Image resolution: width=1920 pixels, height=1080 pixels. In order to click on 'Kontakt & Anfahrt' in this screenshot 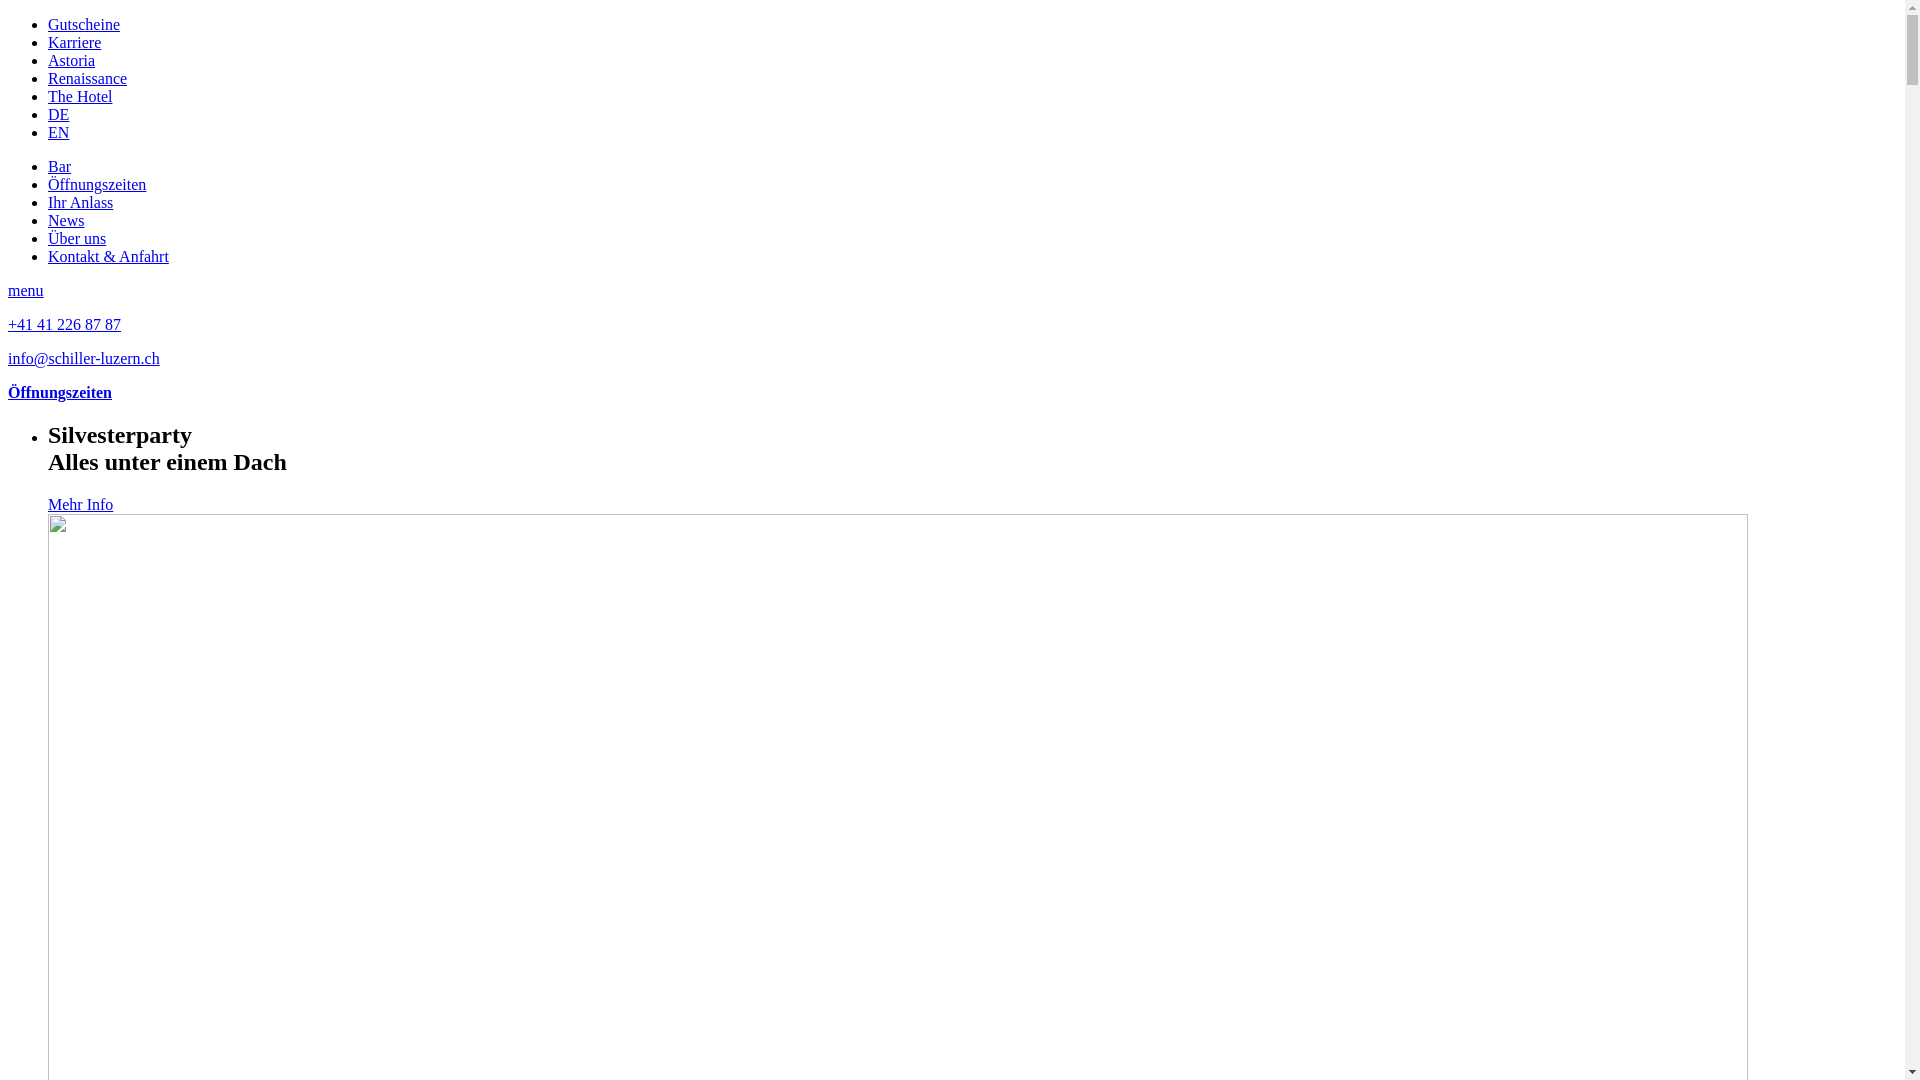, I will do `click(107, 255)`.